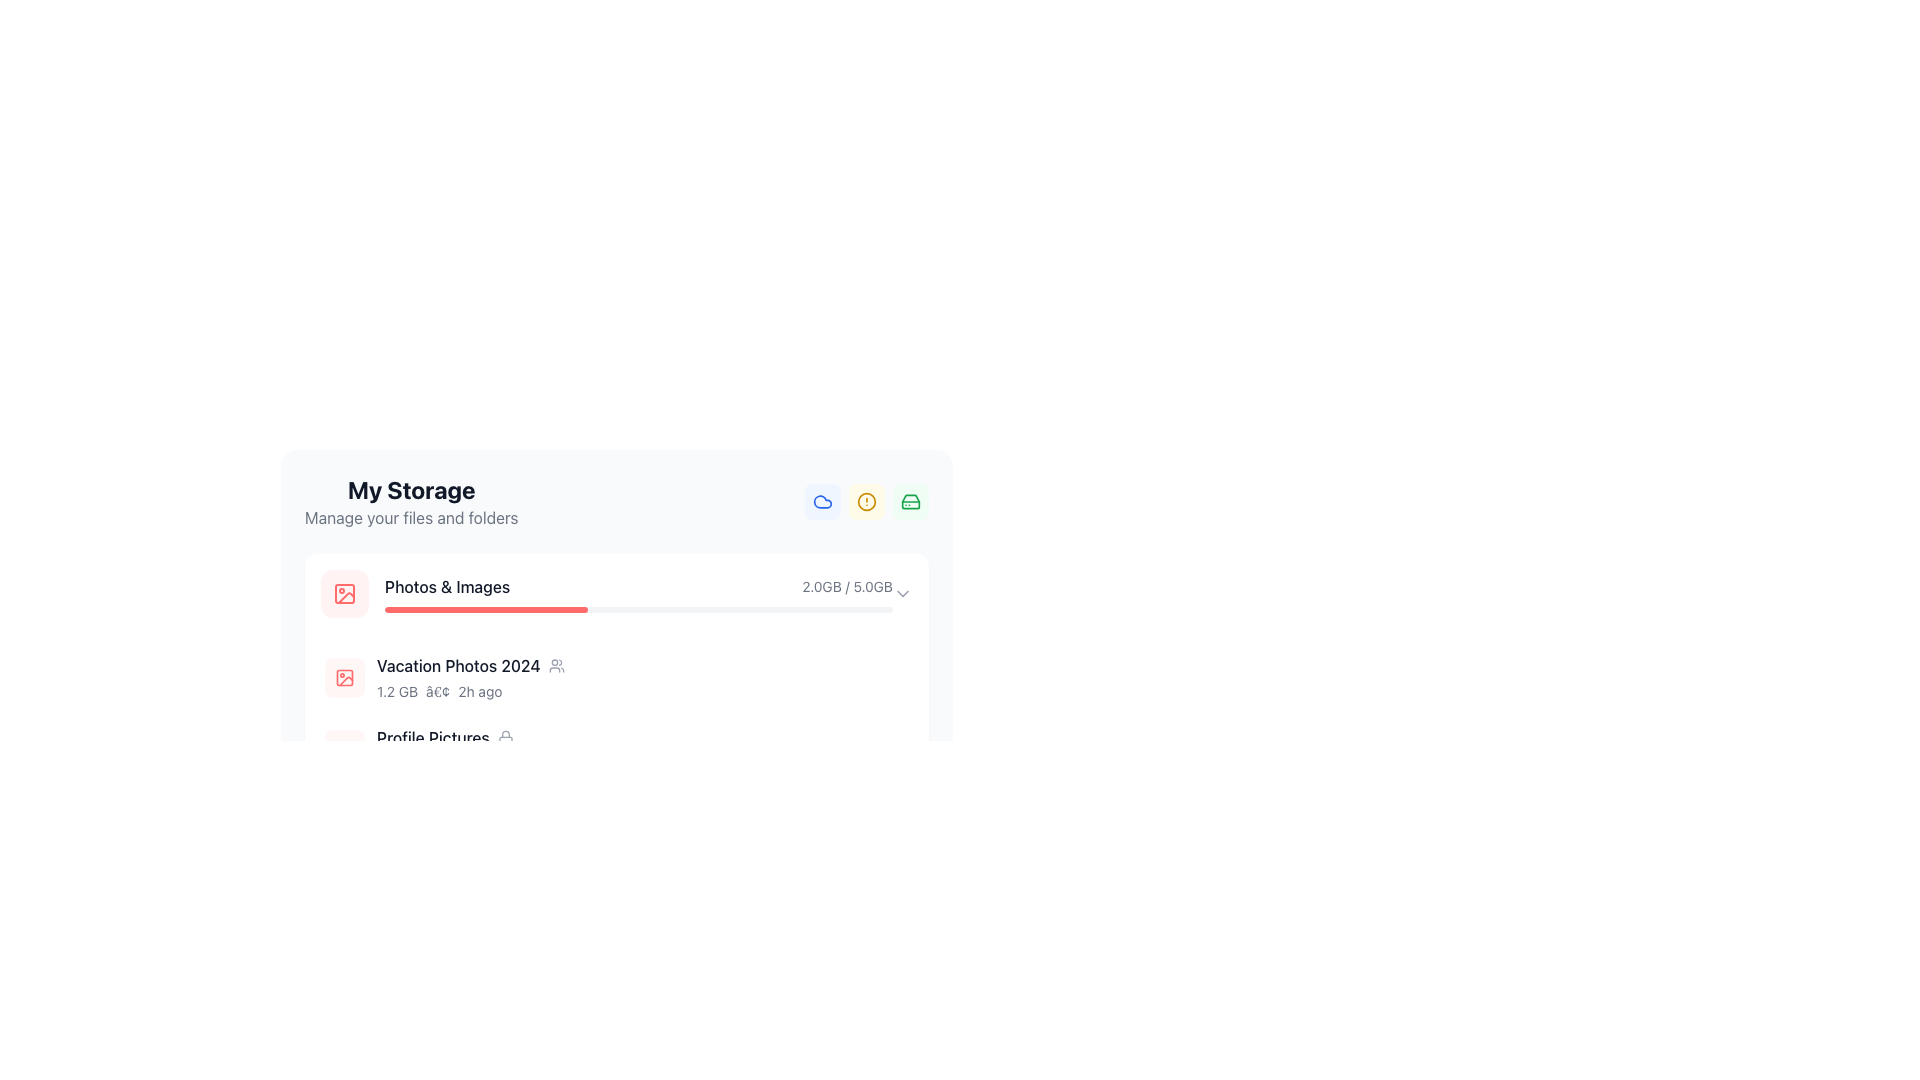  Describe the element at coordinates (616, 593) in the screenshot. I see `the first list item styled as a rectangular card labeled 'Photos & Images' in the central content area` at that location.